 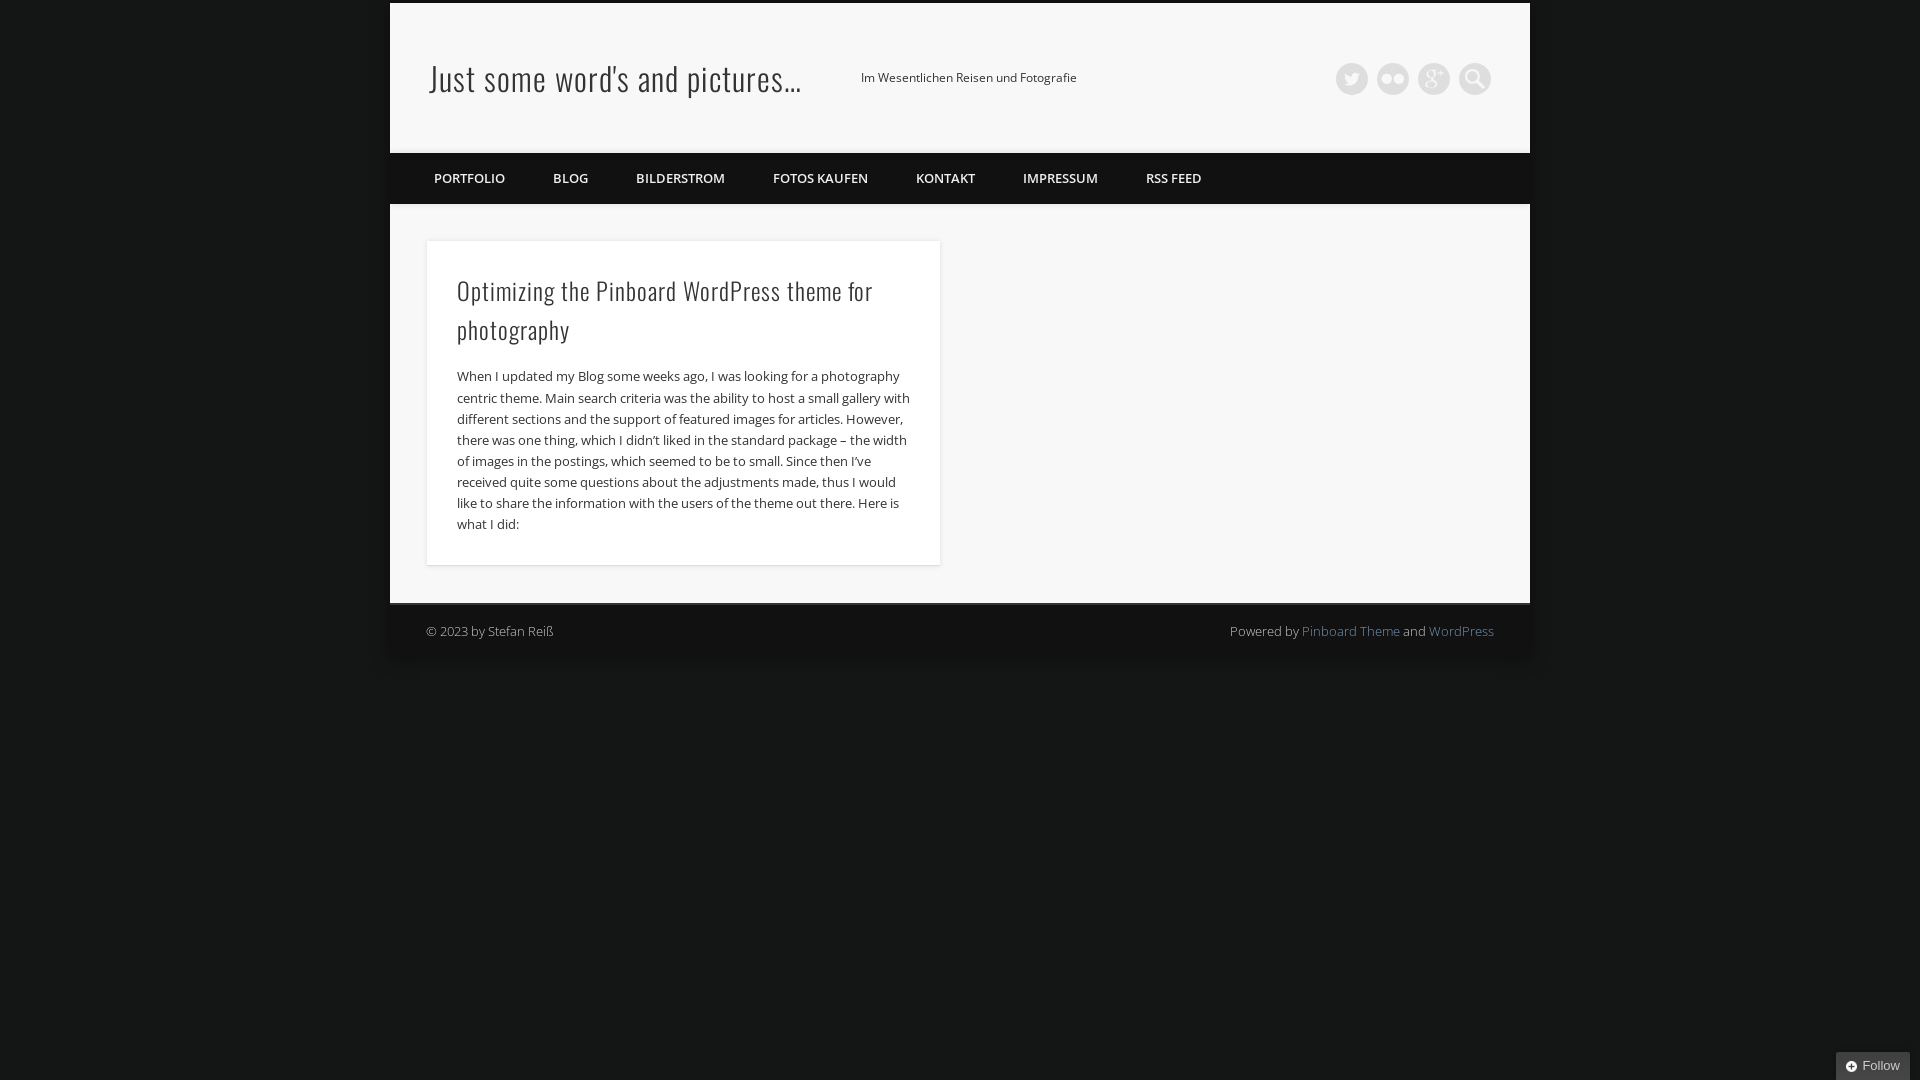 I want to click on 'RSS FEED', so click(x=1174, y=177).